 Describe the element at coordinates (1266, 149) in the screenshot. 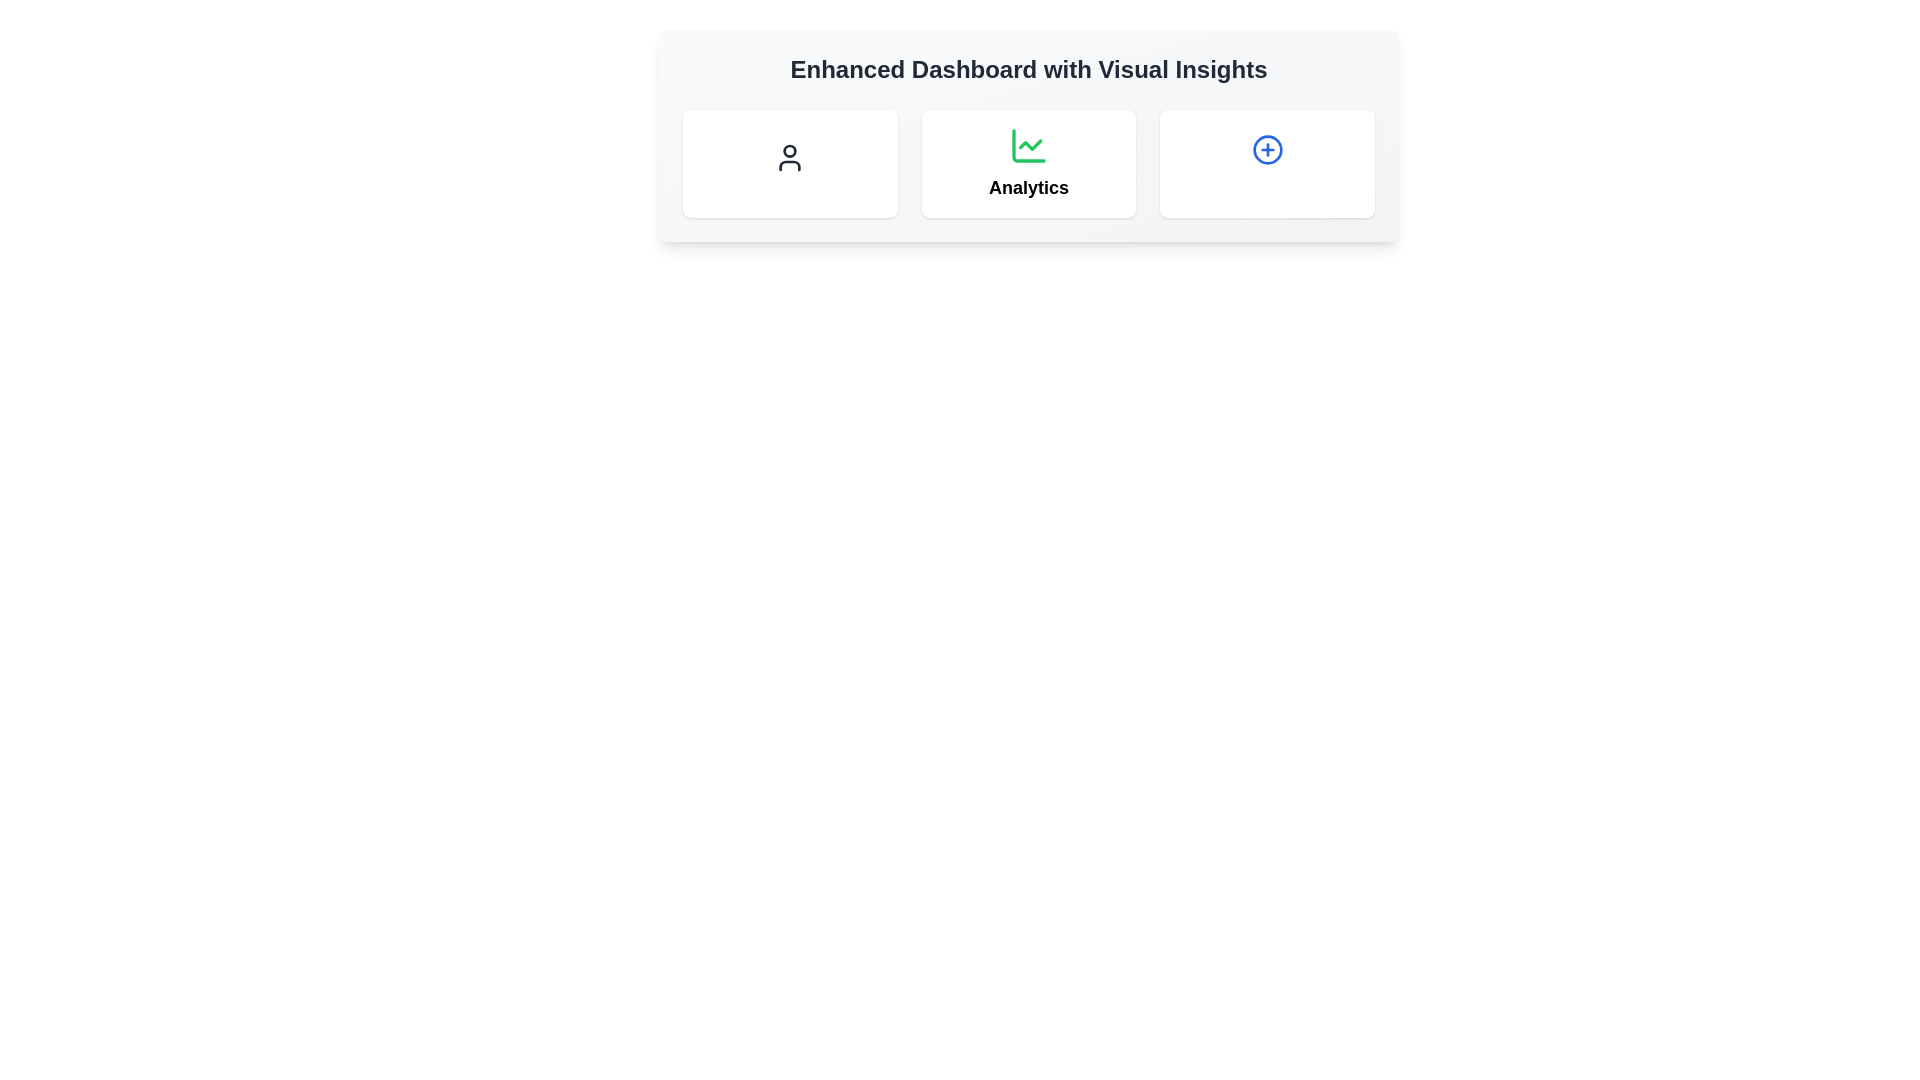

I see `the rightmost button with a centered blue circular icon containing a plus symbol` at that location.